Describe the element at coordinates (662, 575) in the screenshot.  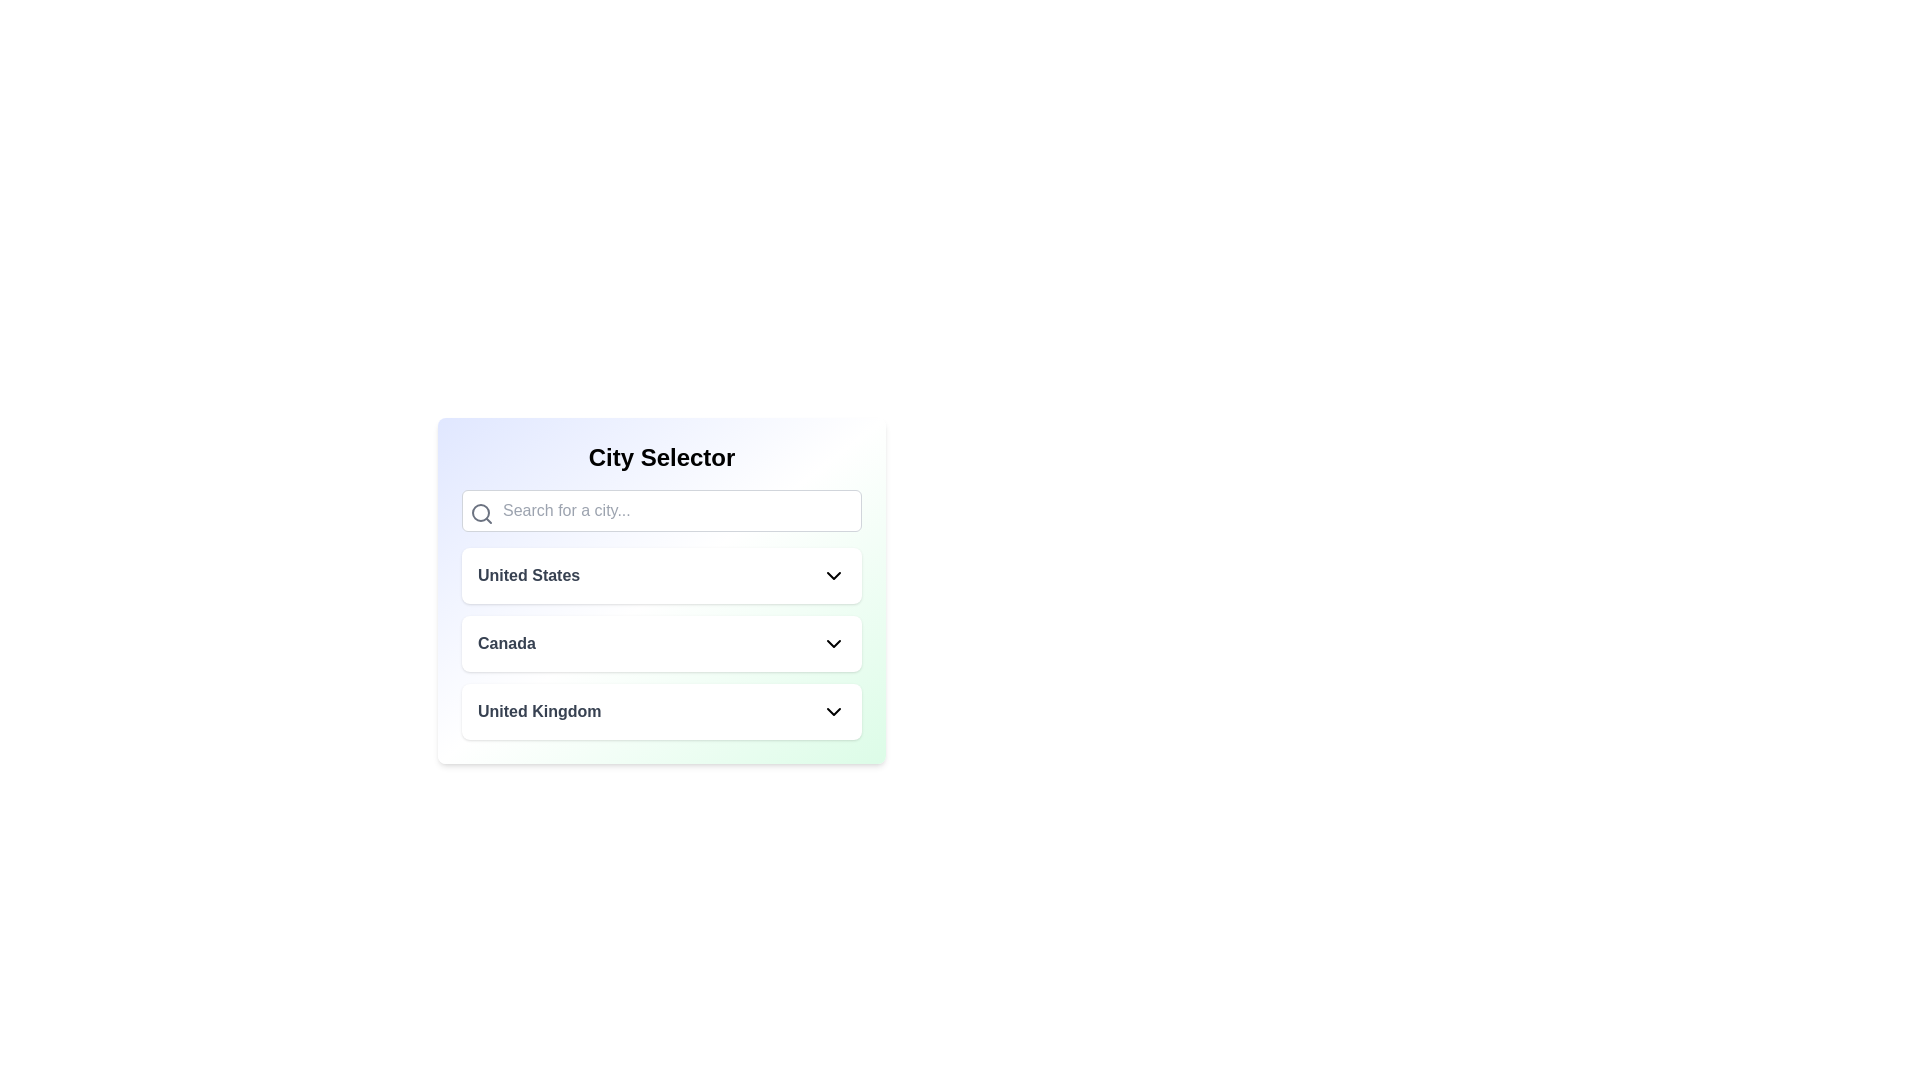
I see `the Dropdown Selector displaying 'United States'` at that location.